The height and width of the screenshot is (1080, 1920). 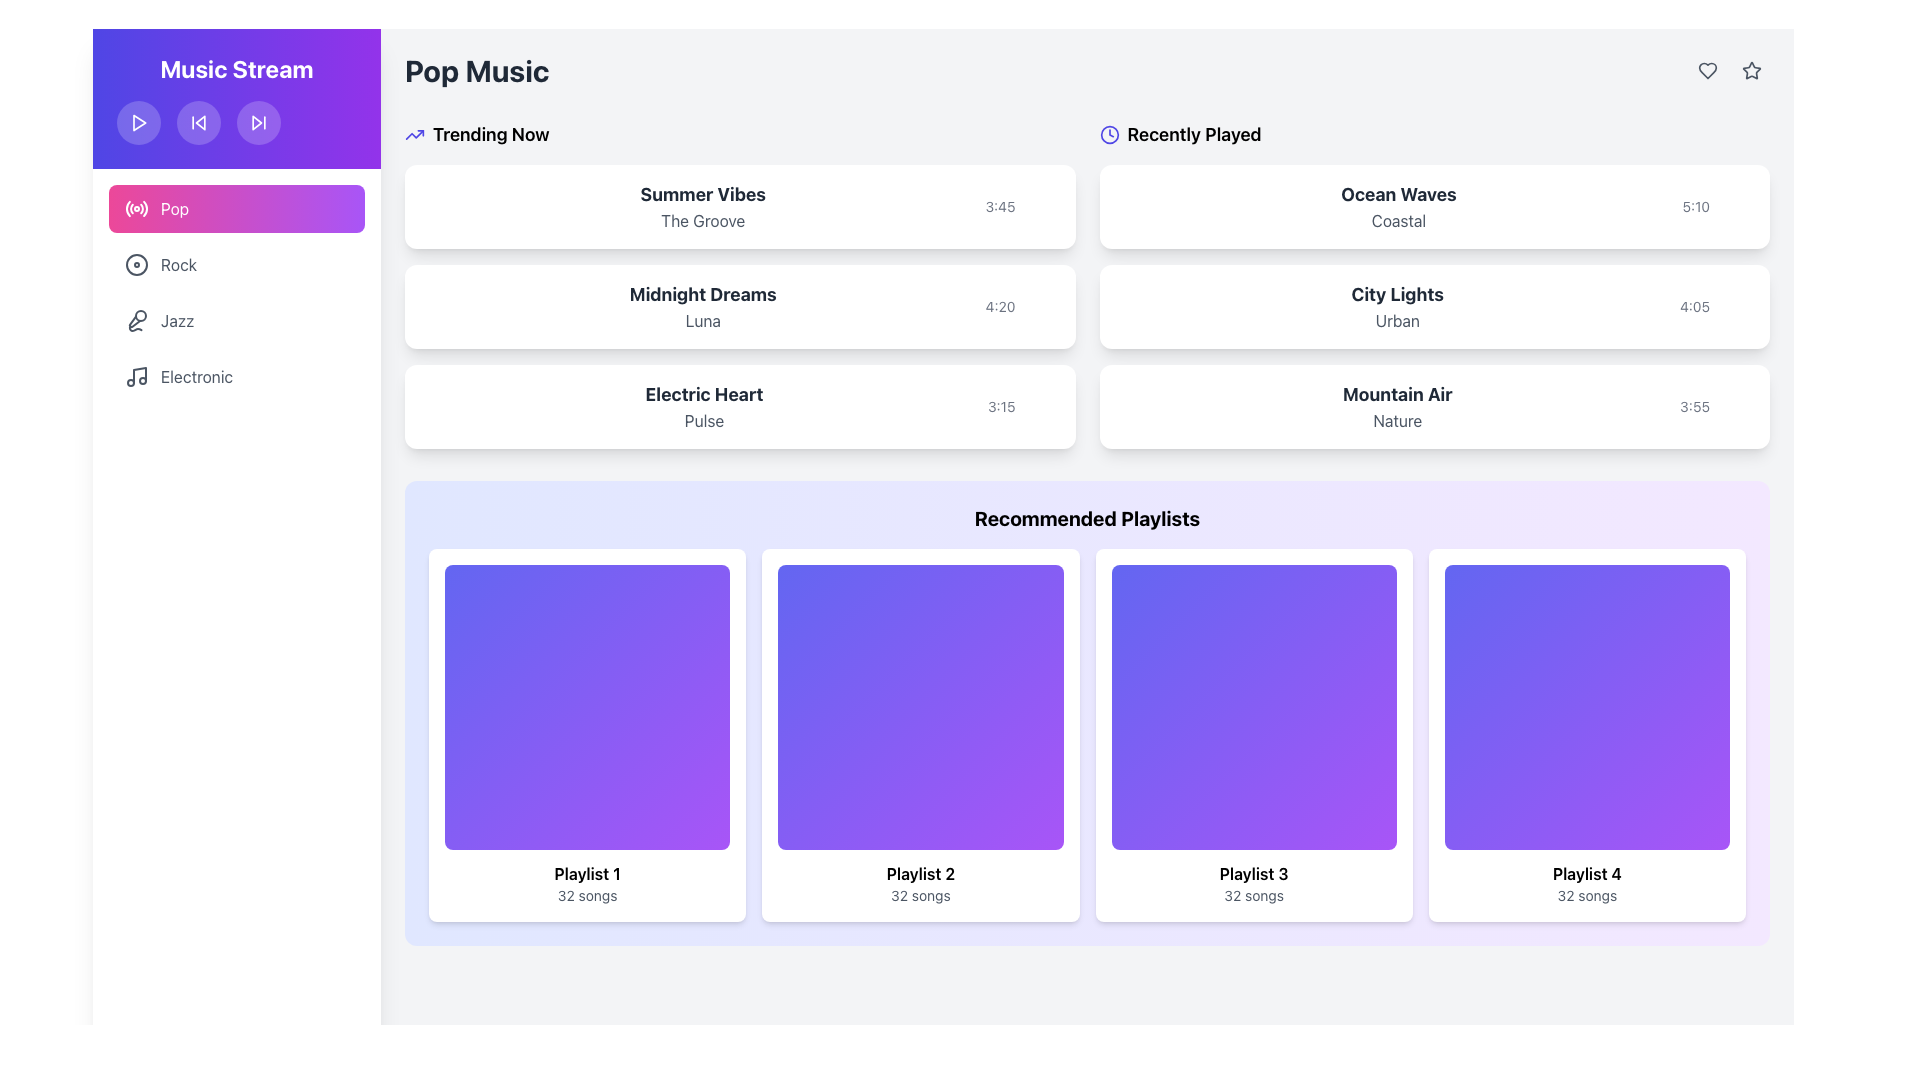 I want to click on the Thumbnail image or graphical placeholder with a gradient background, so click(x=586, y=706).